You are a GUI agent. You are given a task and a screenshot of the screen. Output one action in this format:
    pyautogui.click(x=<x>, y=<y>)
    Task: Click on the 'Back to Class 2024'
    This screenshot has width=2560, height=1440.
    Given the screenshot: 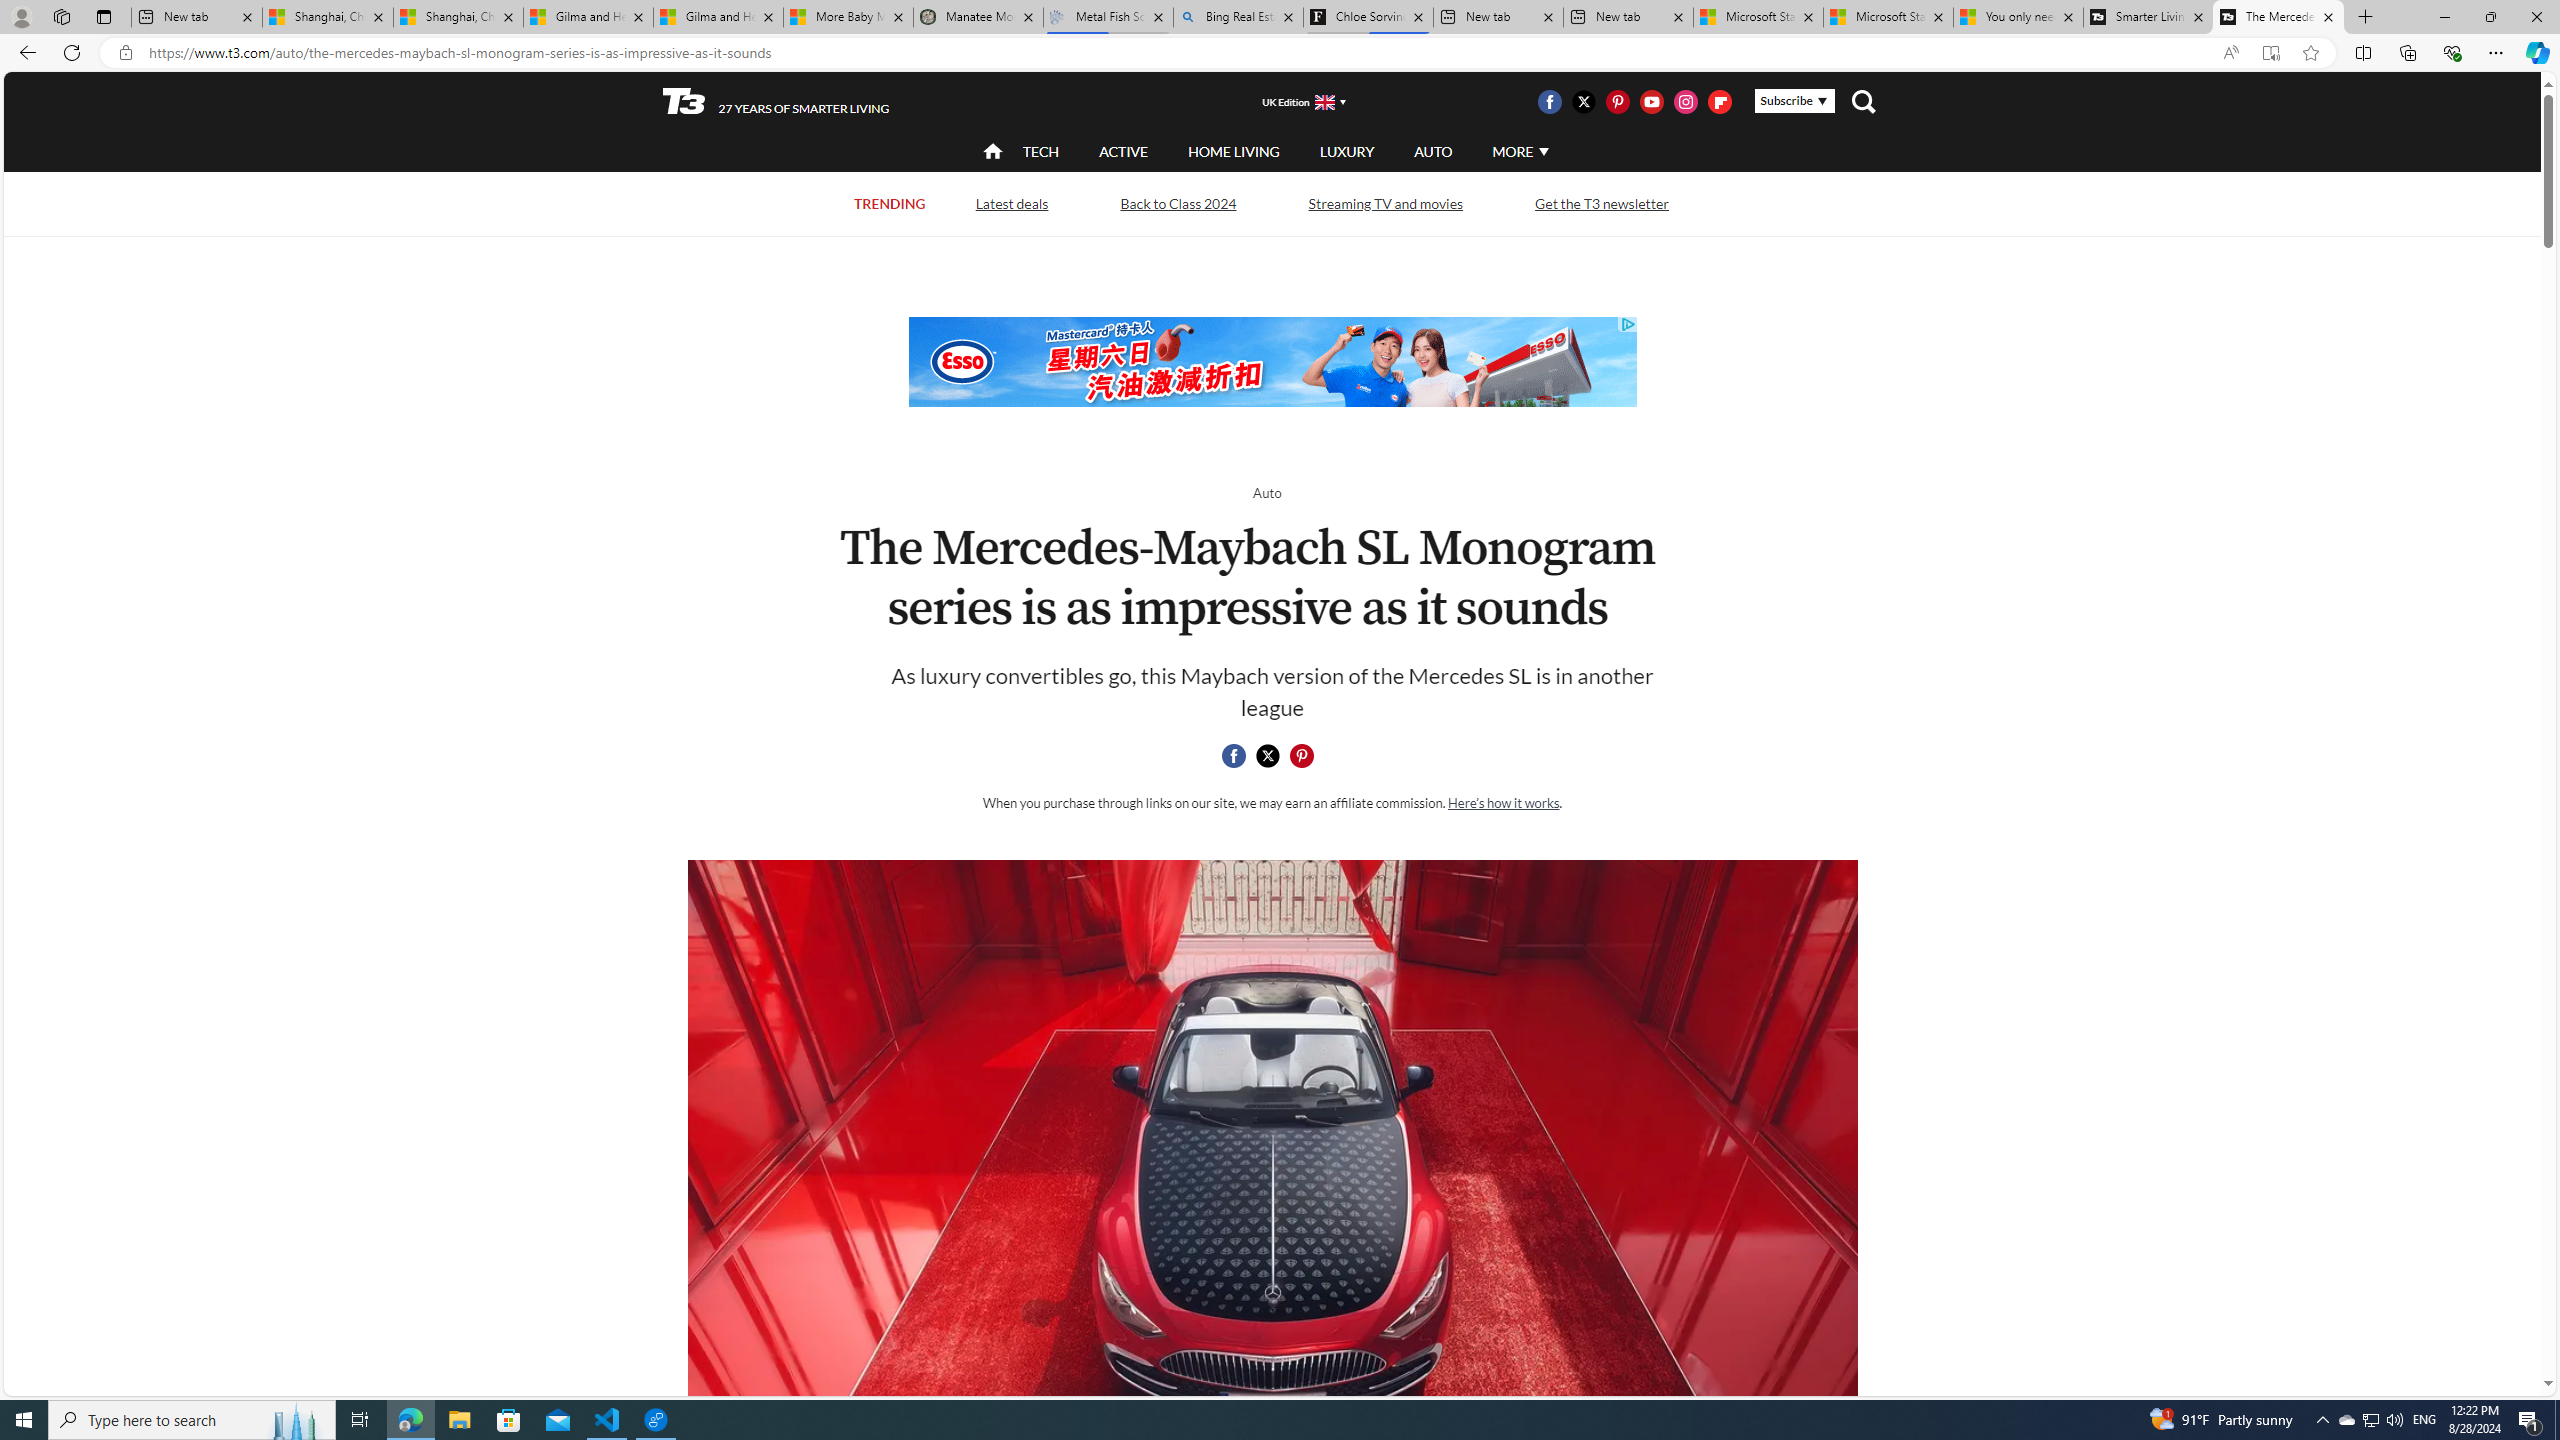 What is the action you would take?
    pyautogui.click(x=1178, y=202)
    